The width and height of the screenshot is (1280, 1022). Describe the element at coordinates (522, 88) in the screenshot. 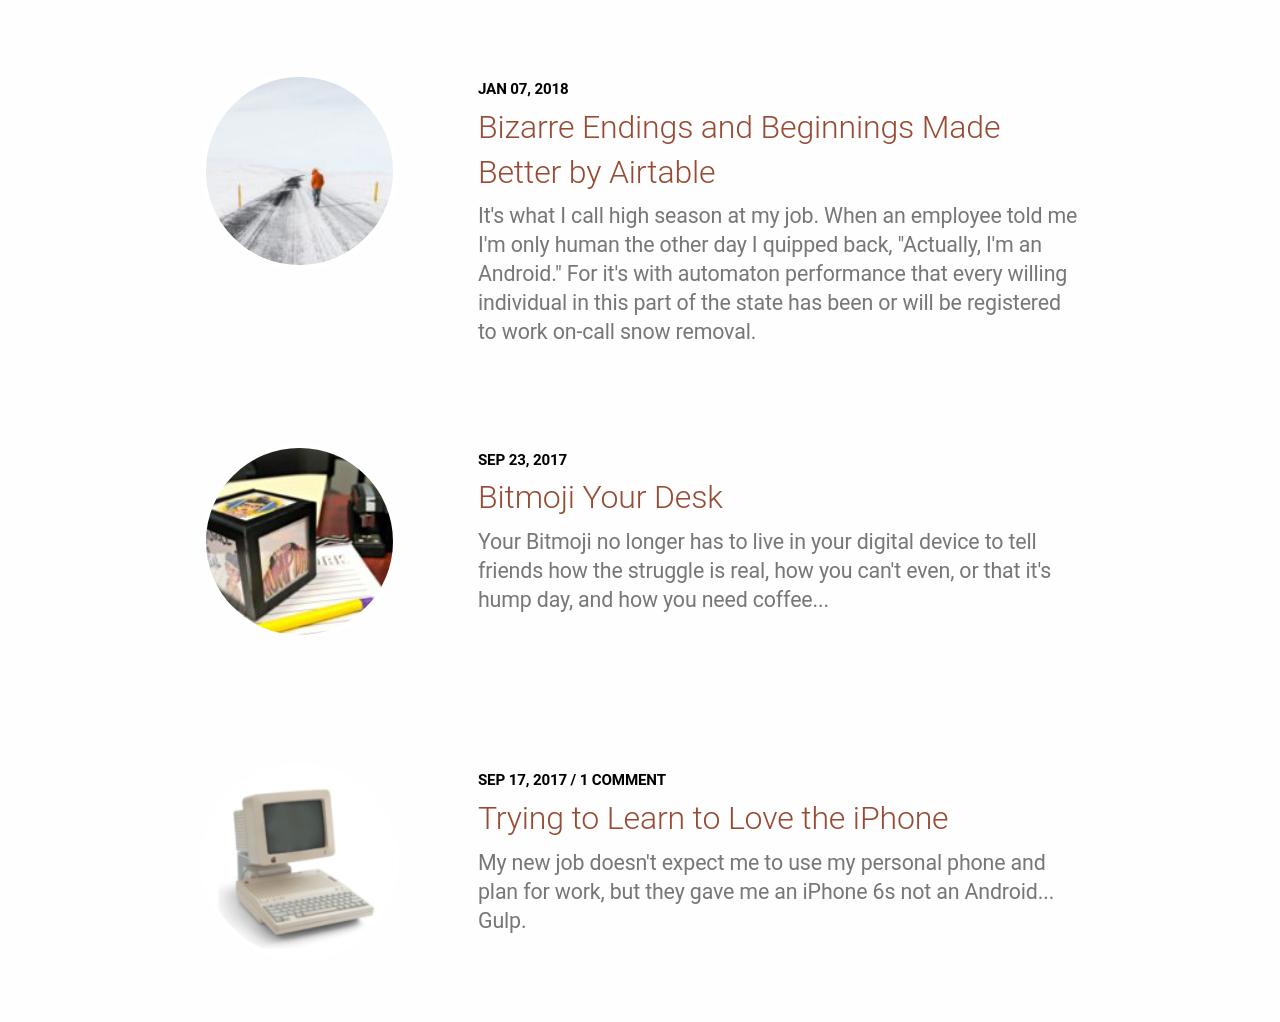

I see `'Jan 07, 2018'` at that location.